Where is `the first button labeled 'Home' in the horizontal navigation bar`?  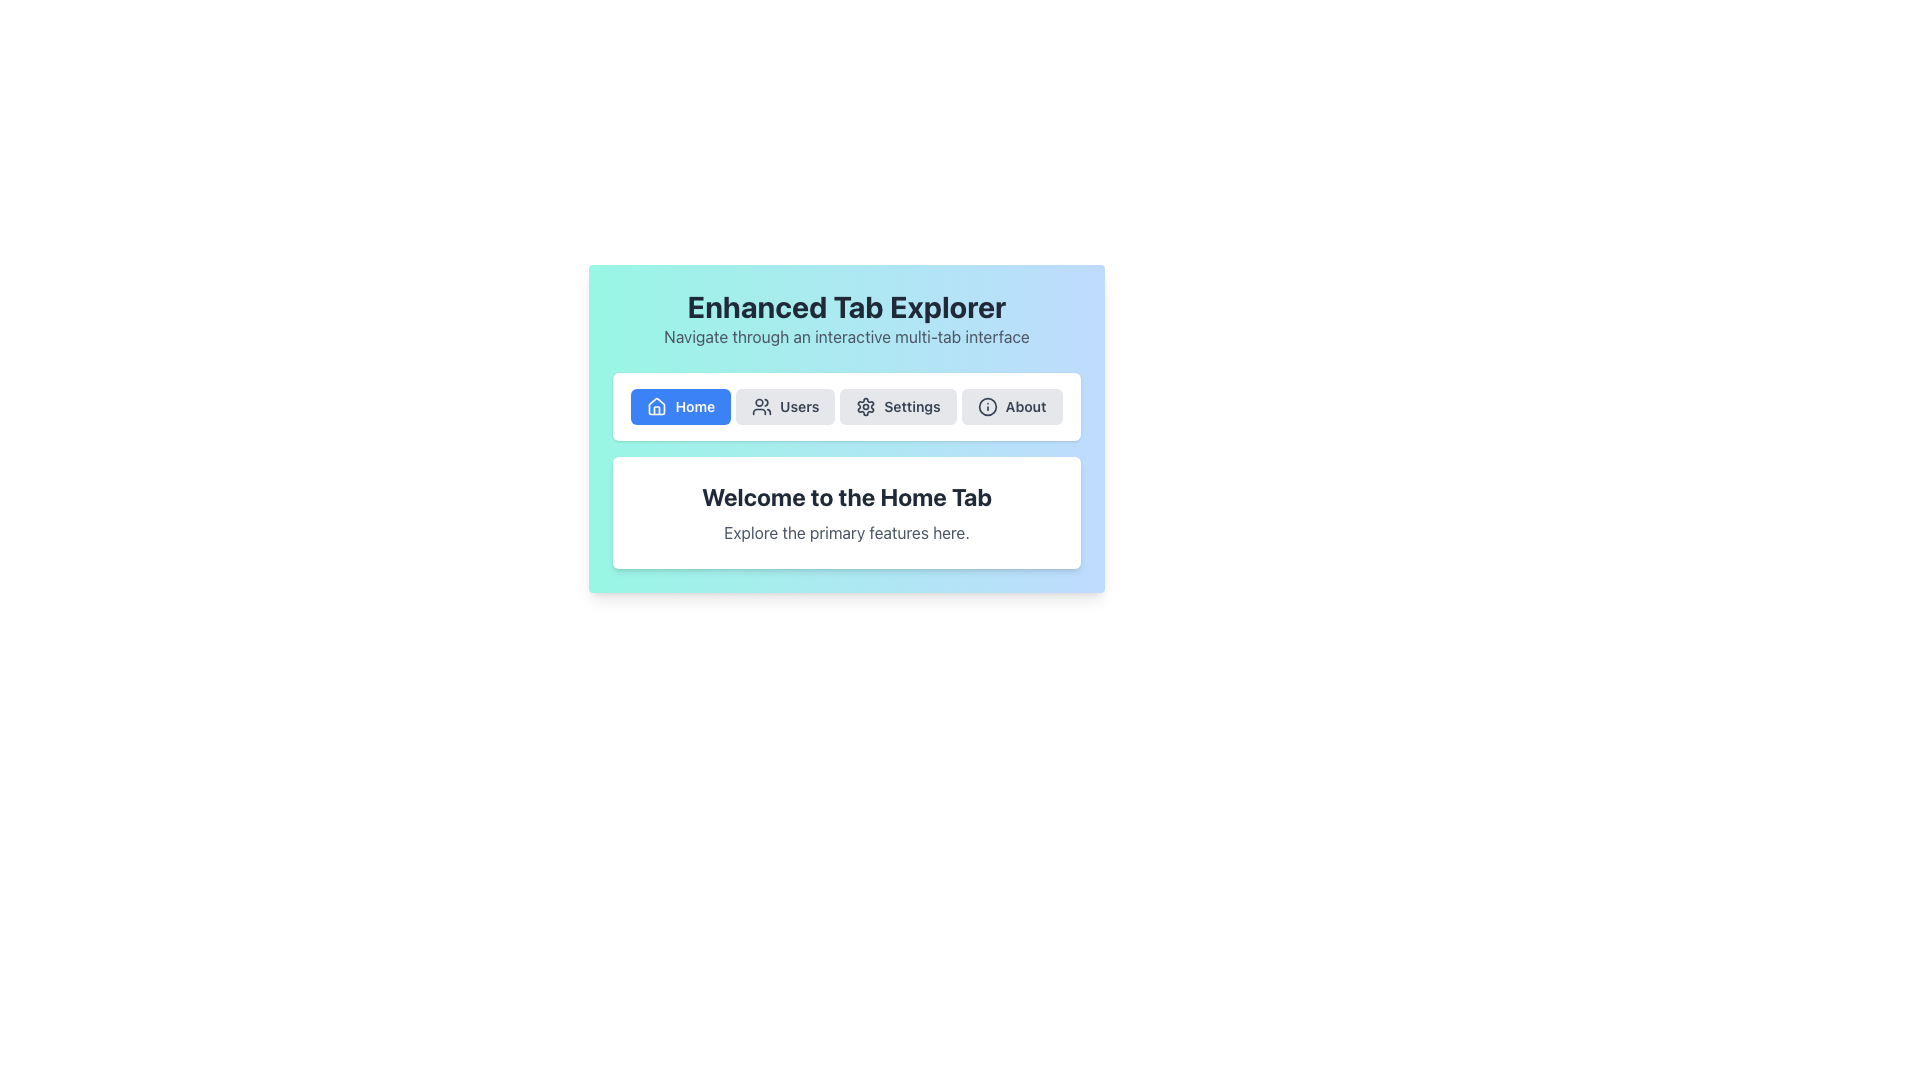
the first button labeled 'Home' in the horizontal navigation bar is located at coordinates (681, 406).